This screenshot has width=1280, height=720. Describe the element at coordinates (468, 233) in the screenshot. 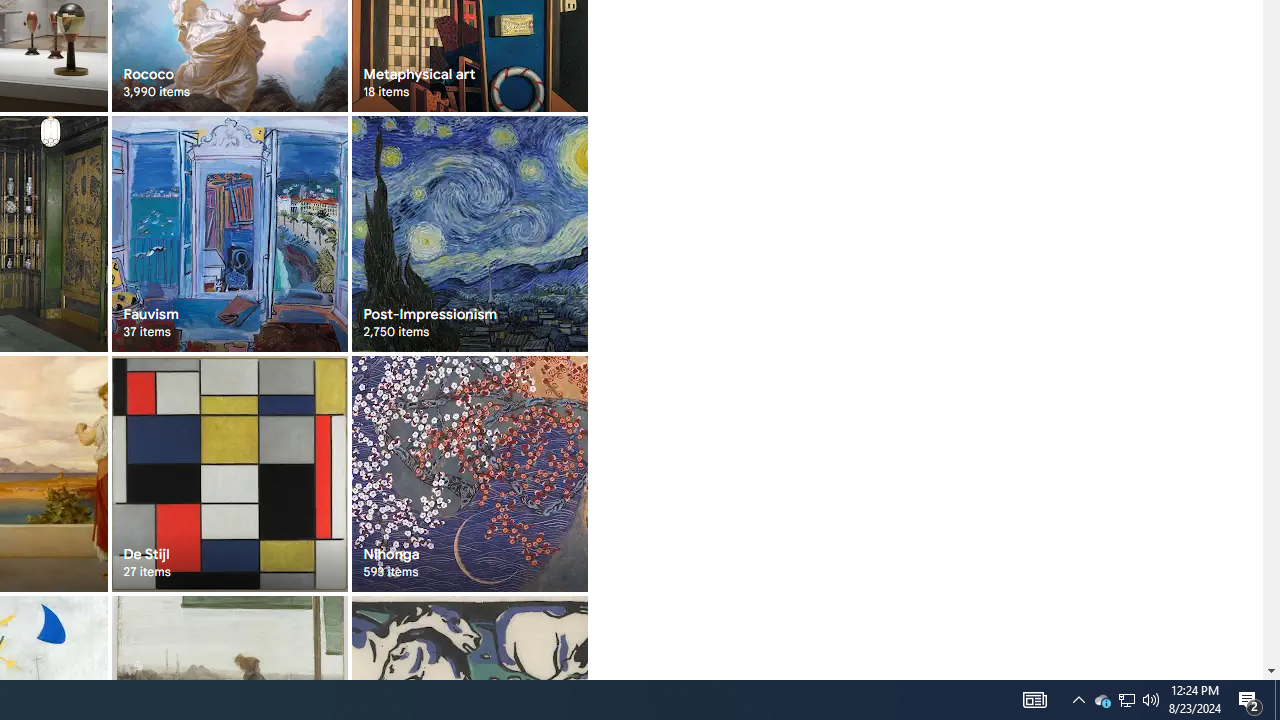

I see `'Post-Impressionism 2,750 items'` at that location.